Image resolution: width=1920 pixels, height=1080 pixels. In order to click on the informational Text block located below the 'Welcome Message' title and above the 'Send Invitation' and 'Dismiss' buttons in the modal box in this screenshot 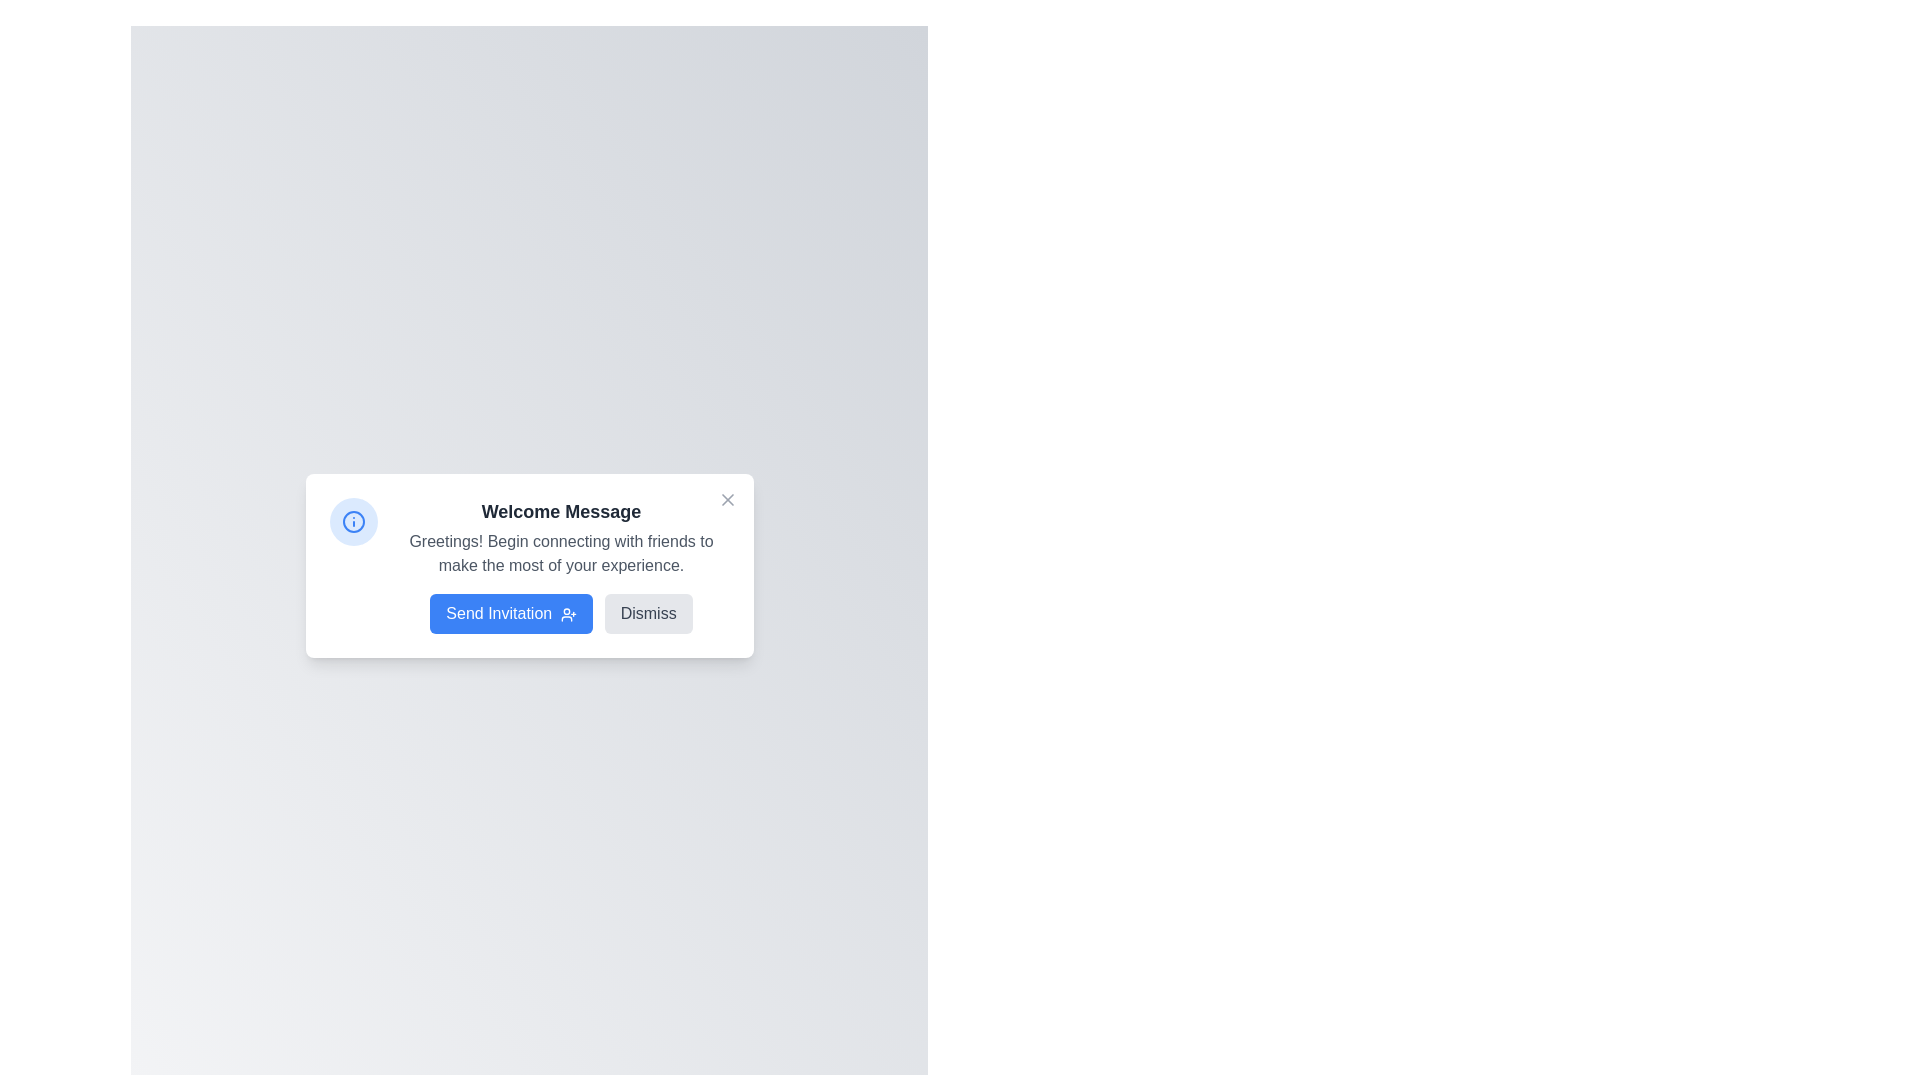, I will do `click(560, 554)`.